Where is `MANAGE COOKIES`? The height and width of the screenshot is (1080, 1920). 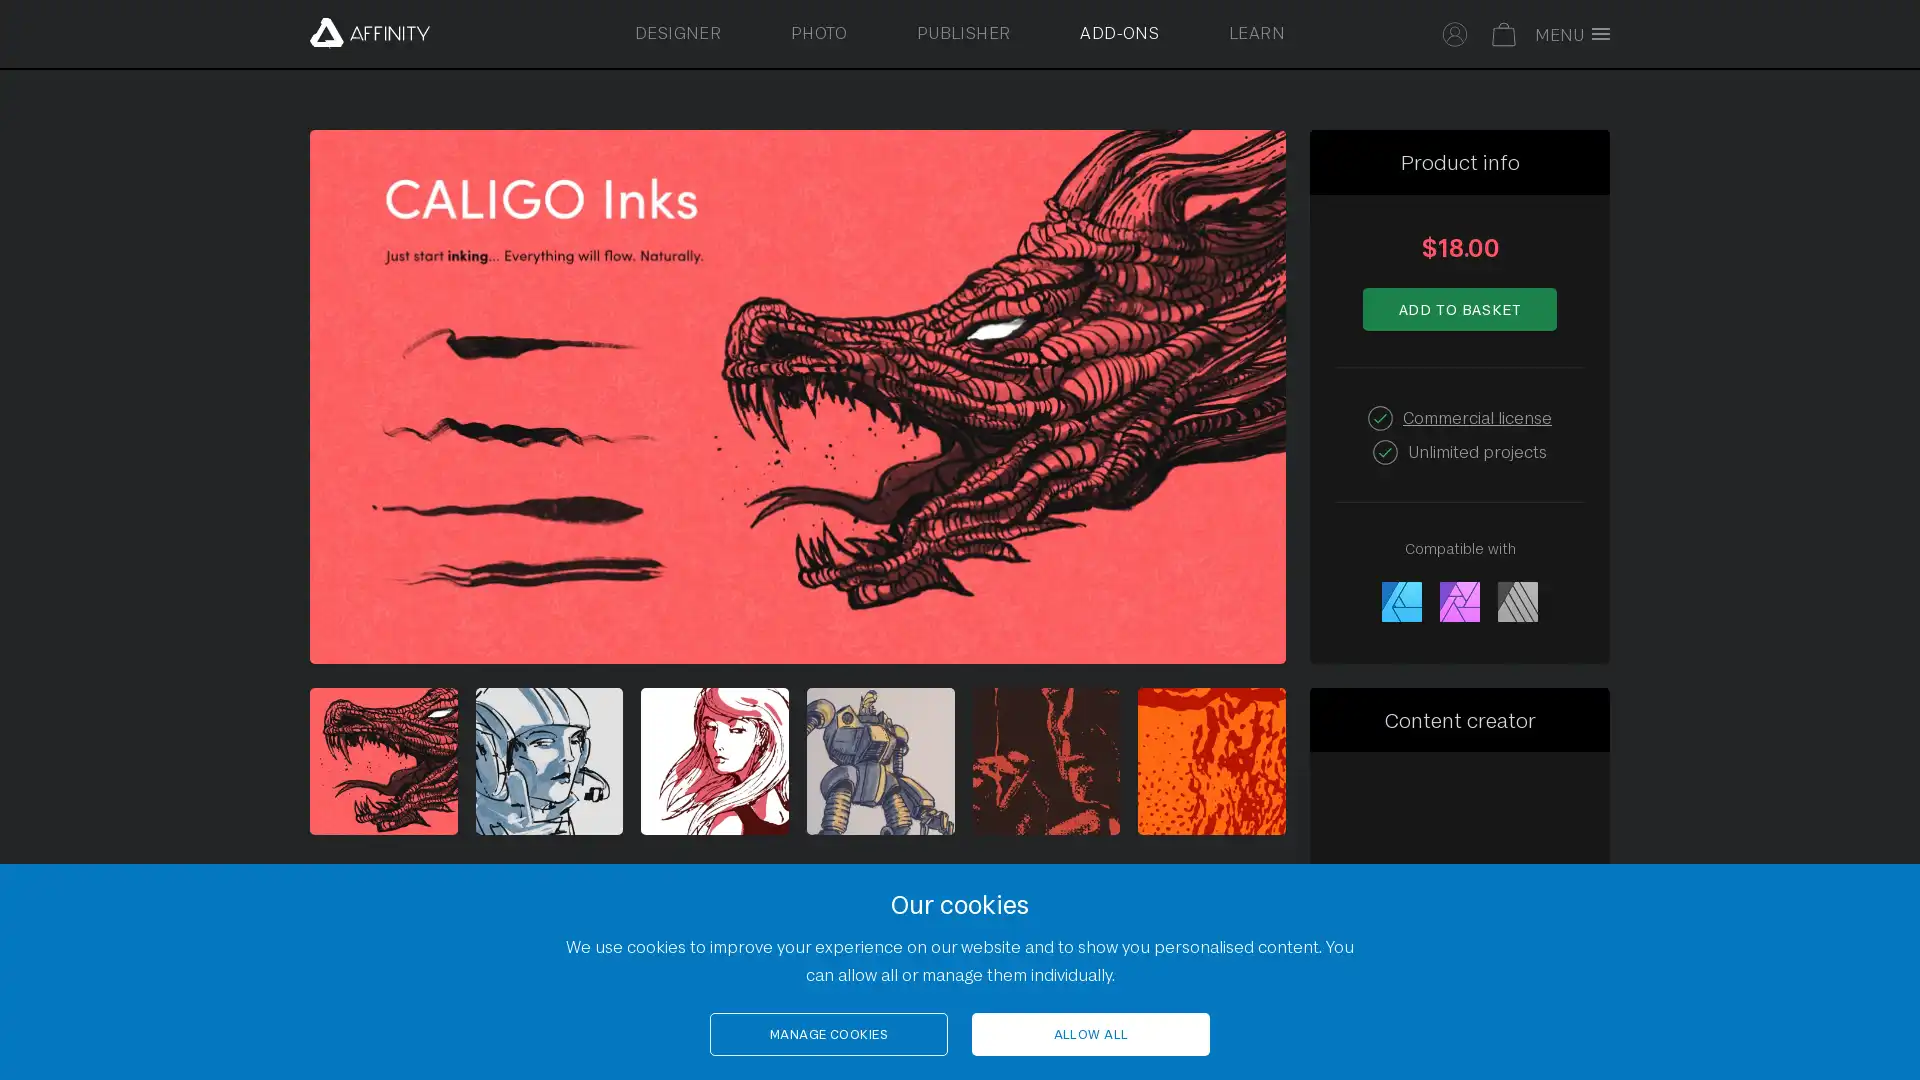 MANAGE COOKIES is located at coordinates (829, 1034).